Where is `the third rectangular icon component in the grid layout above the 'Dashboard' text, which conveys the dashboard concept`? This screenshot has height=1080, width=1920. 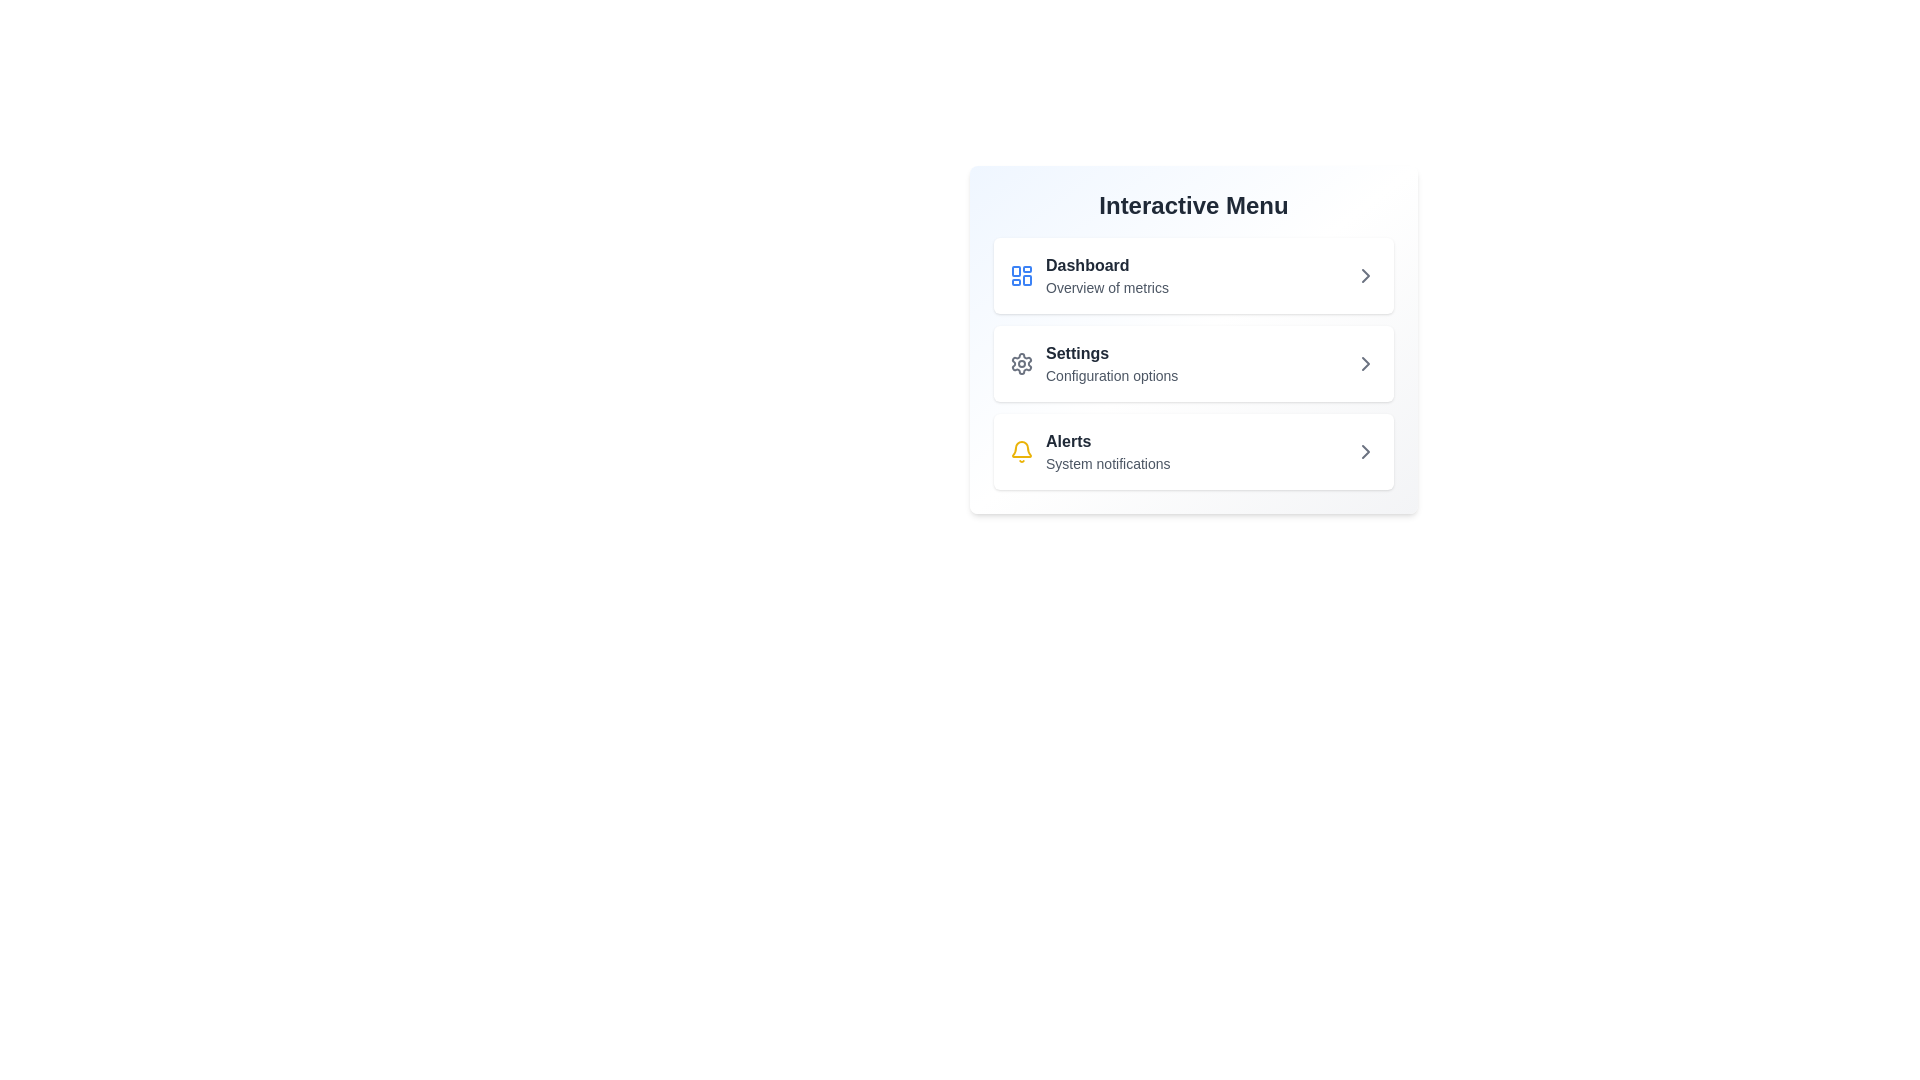 the third rectangular icon component in the grid layout above the 'Dashboard' text, which conveys the dashboard concept is located at coordinates (1027, 280).